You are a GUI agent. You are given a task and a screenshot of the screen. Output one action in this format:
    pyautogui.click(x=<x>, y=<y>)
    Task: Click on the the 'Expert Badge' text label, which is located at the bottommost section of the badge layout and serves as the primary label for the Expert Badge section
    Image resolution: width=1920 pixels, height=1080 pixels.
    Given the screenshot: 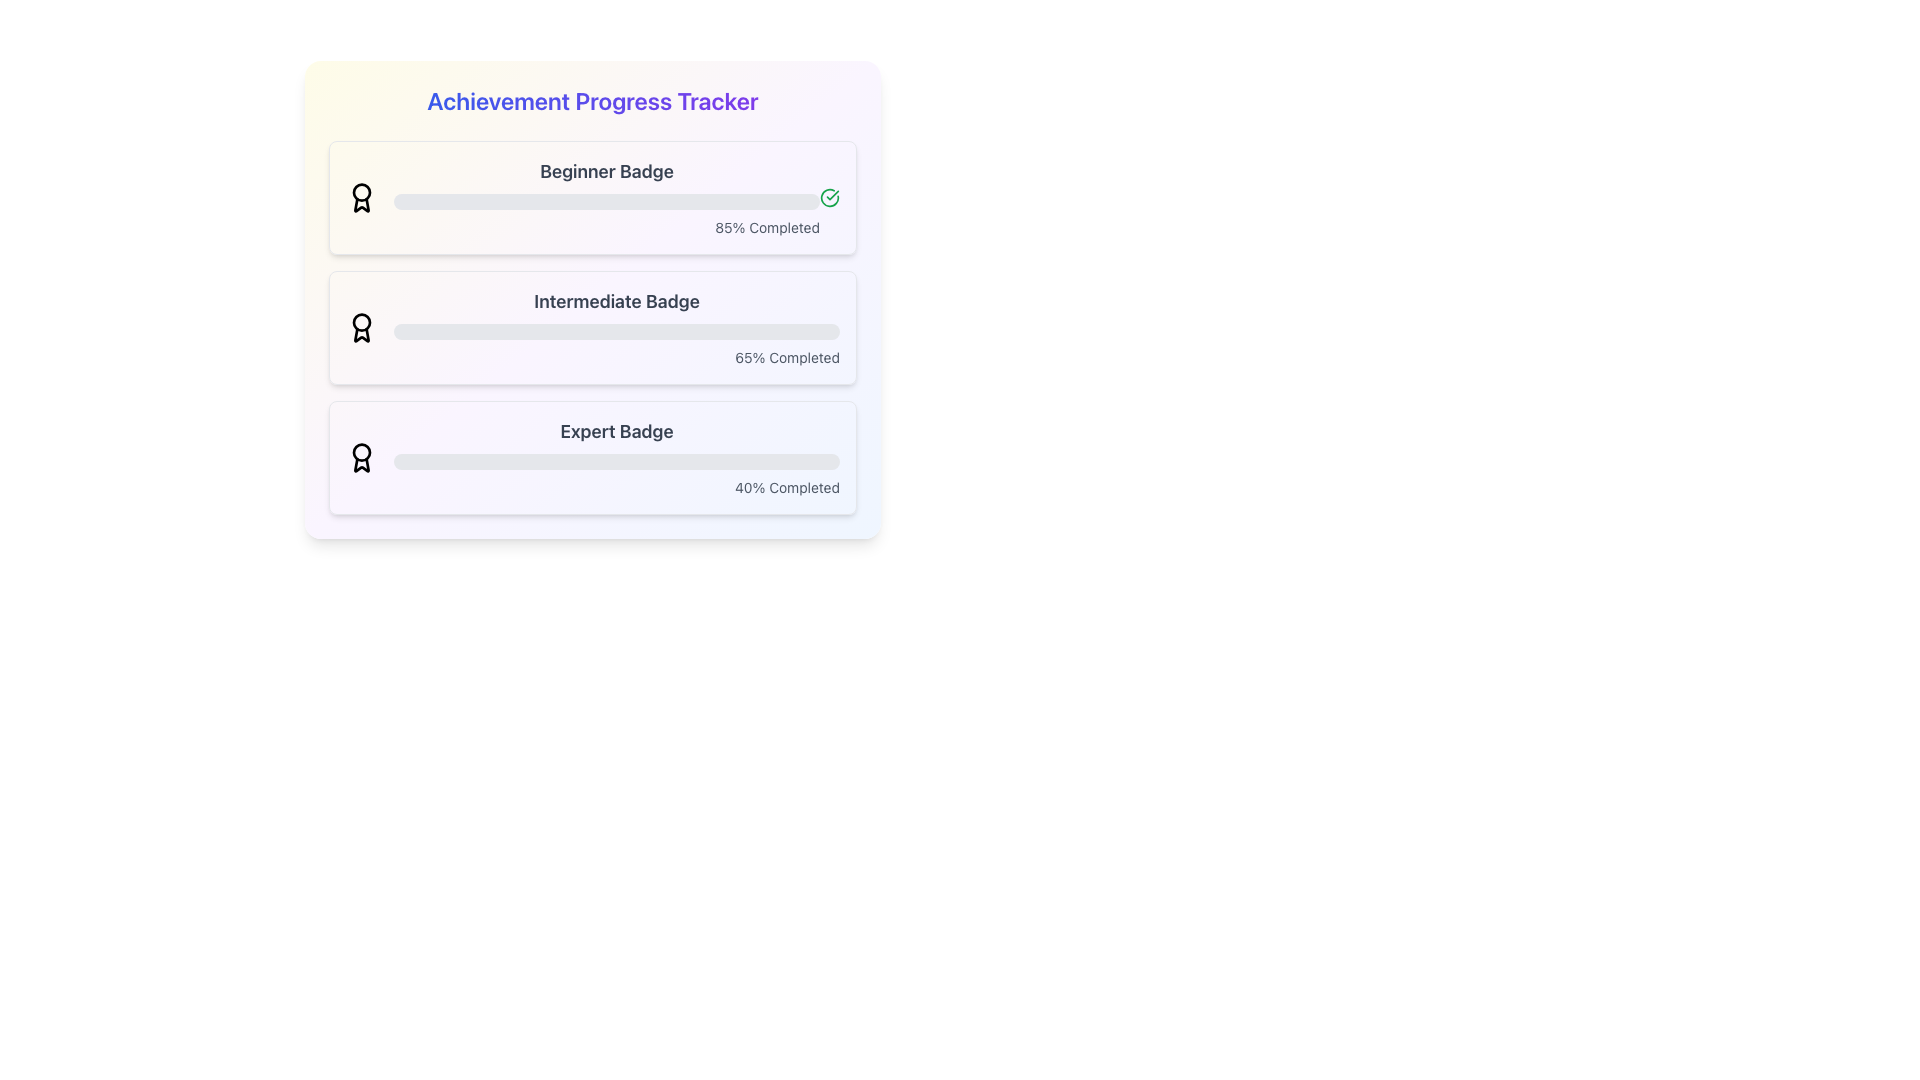 What is the action you would take?
    pyautogui.click(x=616, y=431)
    